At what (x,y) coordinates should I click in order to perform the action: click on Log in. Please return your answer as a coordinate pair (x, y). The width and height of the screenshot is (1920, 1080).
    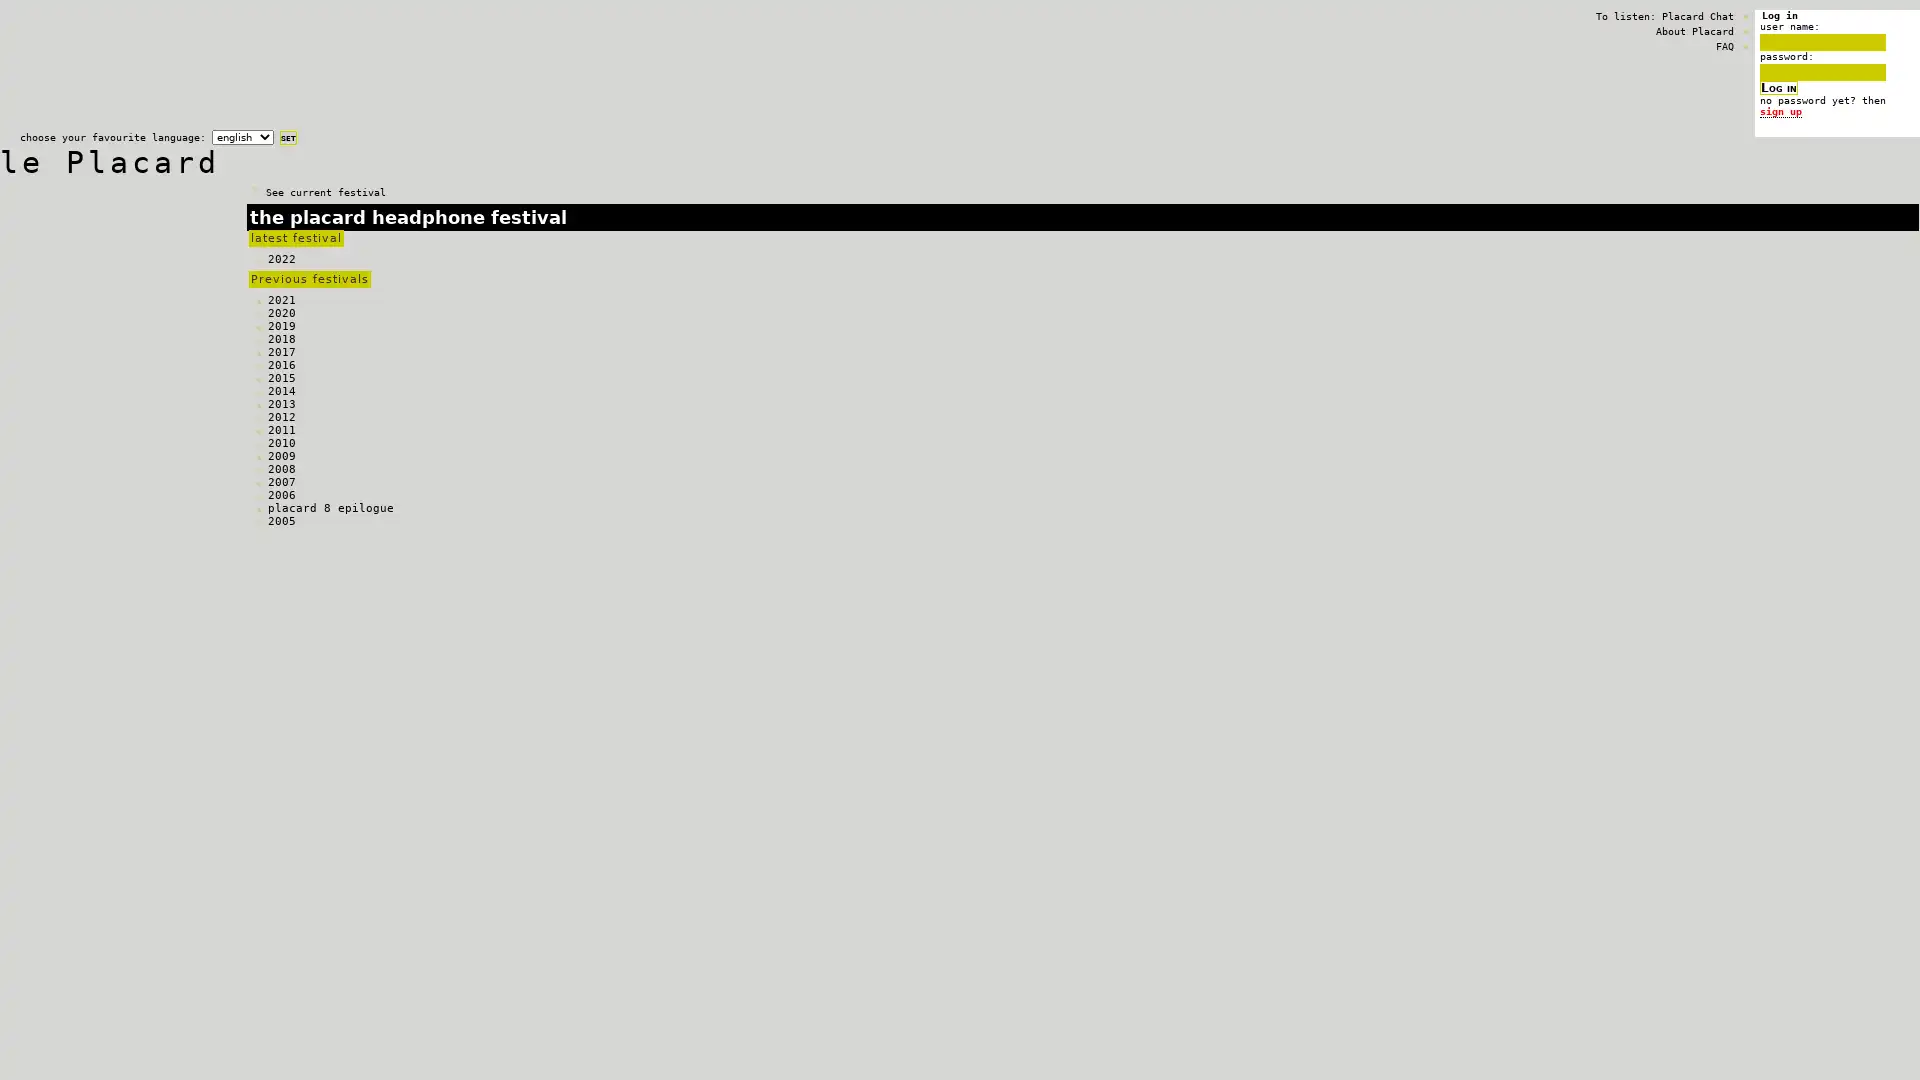
    Looking at the image, I should click on (1779, 87).